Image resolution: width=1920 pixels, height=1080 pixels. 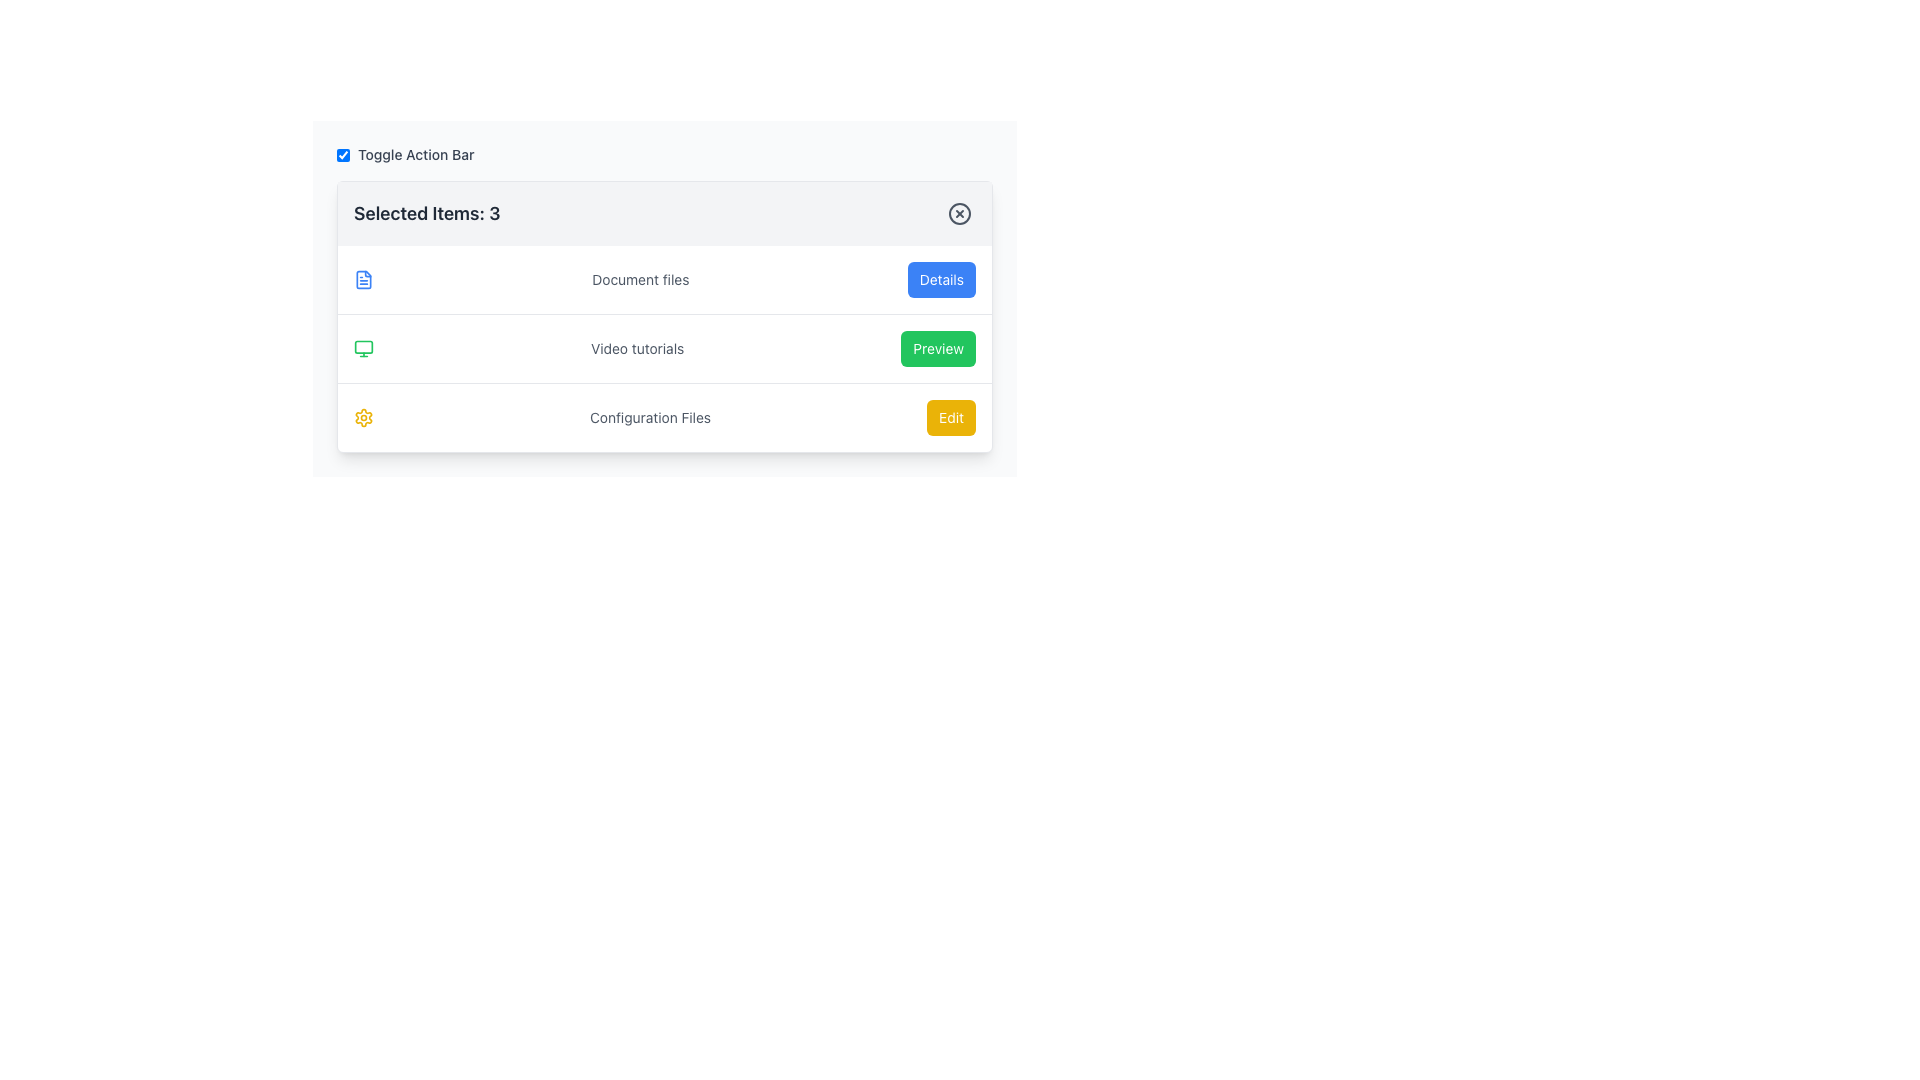 I want to click on the 'Configuration Files' text label, so click(x=650, y=416).